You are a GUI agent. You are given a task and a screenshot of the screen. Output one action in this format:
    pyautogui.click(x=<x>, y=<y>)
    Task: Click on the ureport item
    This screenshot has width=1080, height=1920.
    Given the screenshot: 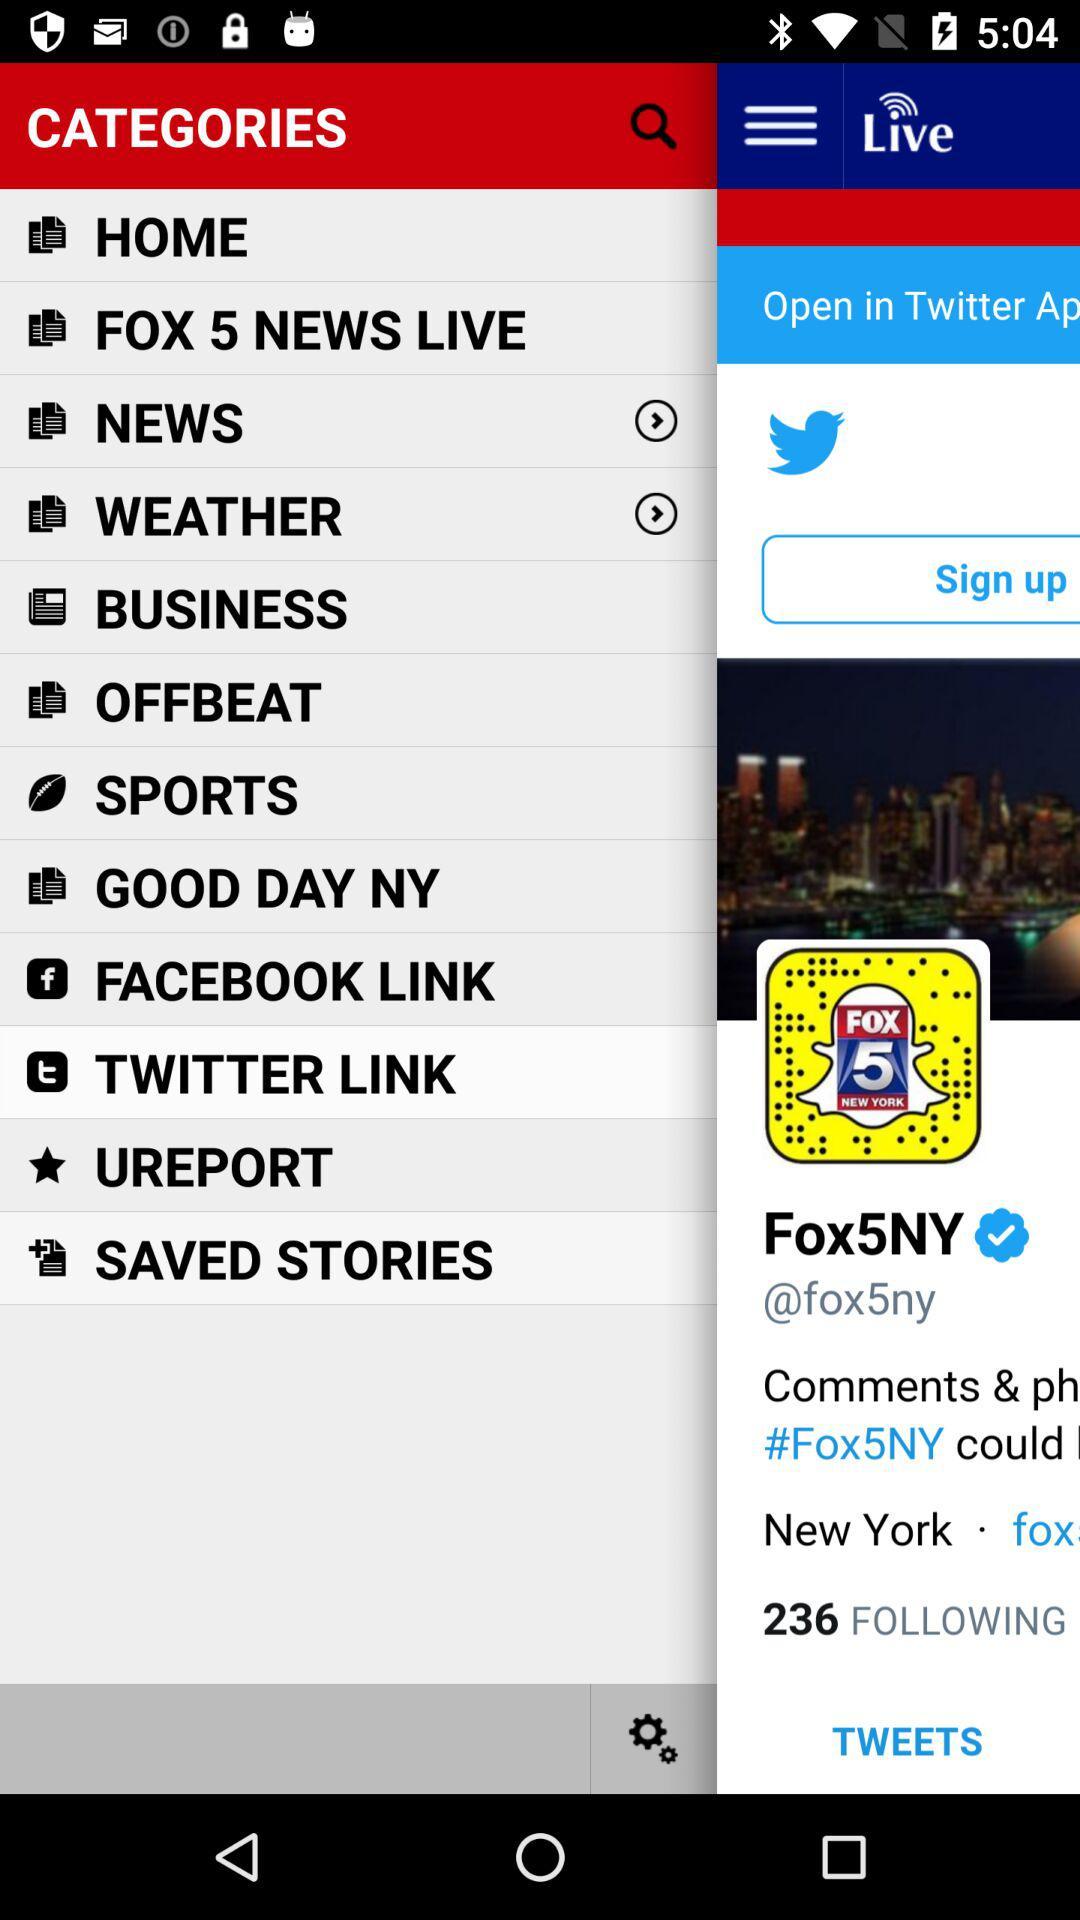 What is the action you would take?
    pyautogui.click(x=214, y=1165)
    